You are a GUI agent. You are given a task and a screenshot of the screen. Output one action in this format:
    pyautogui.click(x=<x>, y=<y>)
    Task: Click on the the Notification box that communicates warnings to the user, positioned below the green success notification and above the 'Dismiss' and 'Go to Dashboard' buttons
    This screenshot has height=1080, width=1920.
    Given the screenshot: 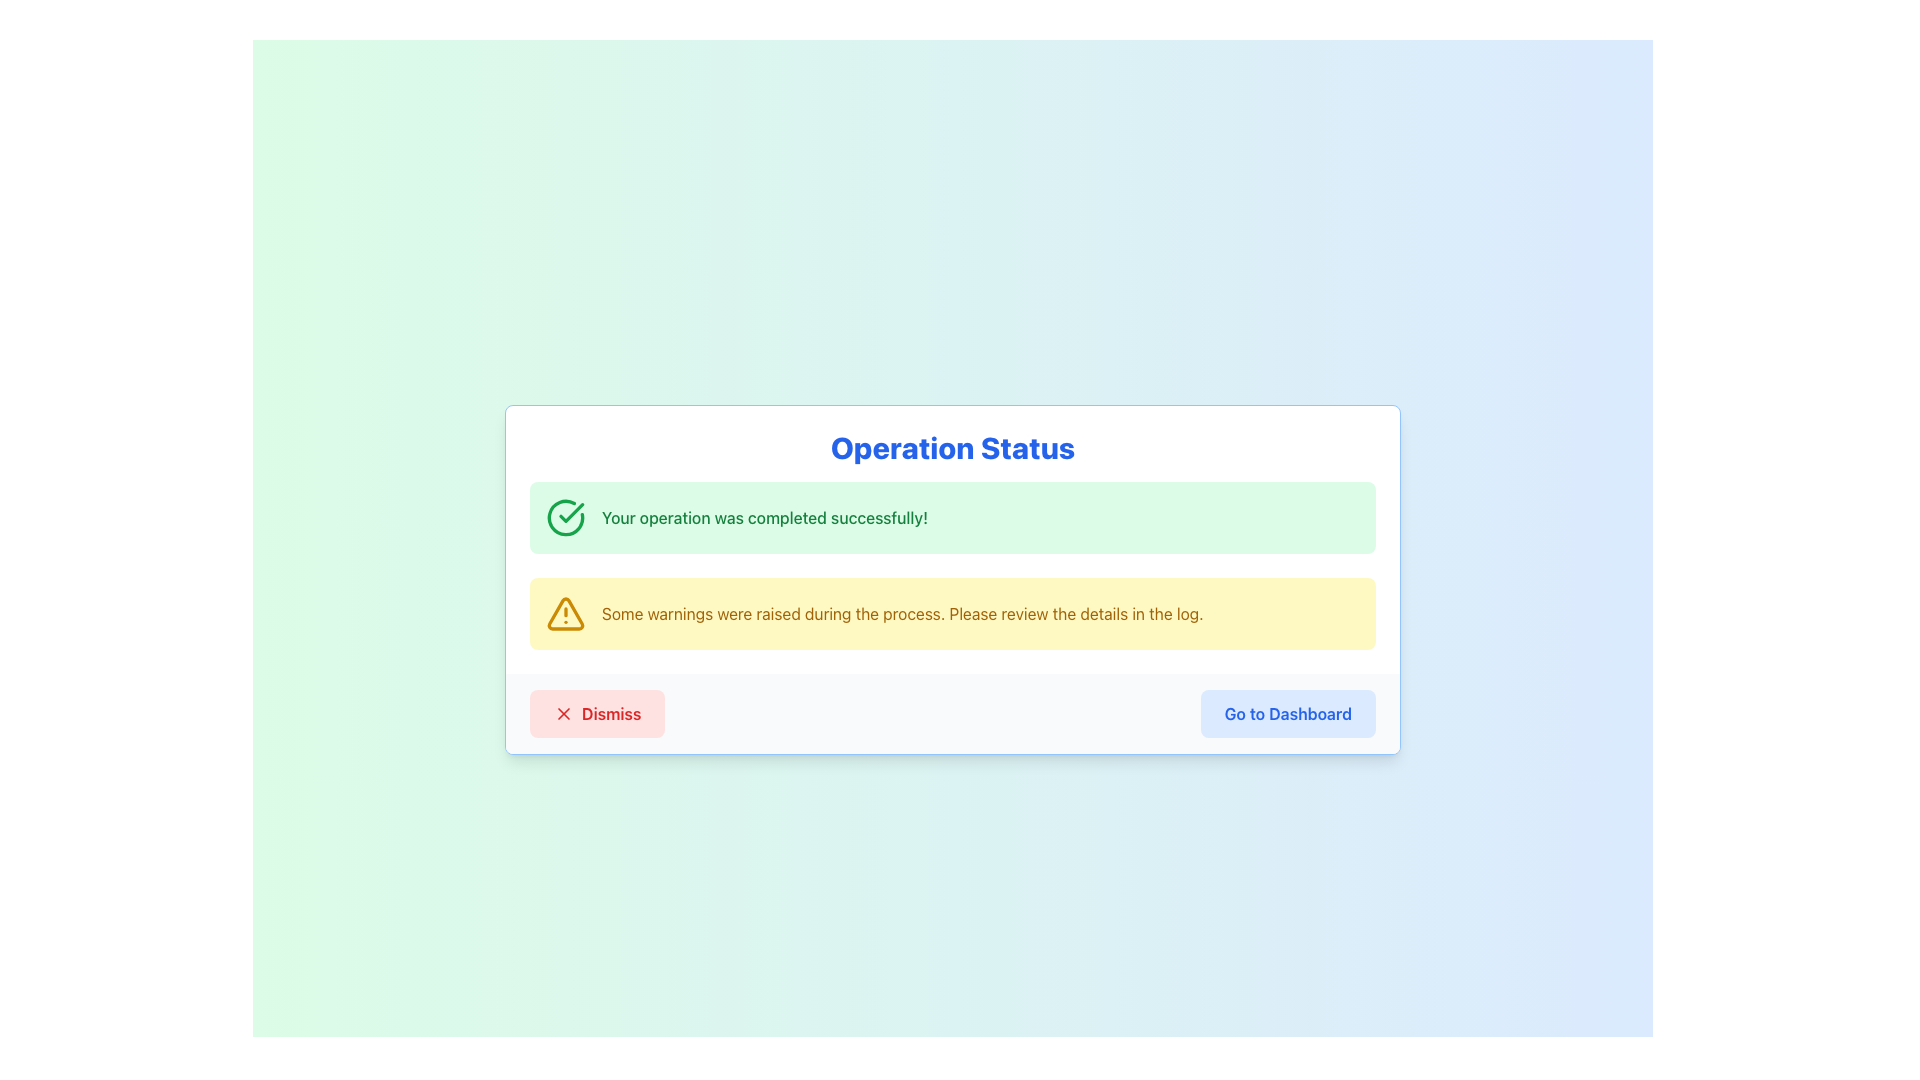 What is the action you would take?
    pyautogui.click(x=952, y=612)
    